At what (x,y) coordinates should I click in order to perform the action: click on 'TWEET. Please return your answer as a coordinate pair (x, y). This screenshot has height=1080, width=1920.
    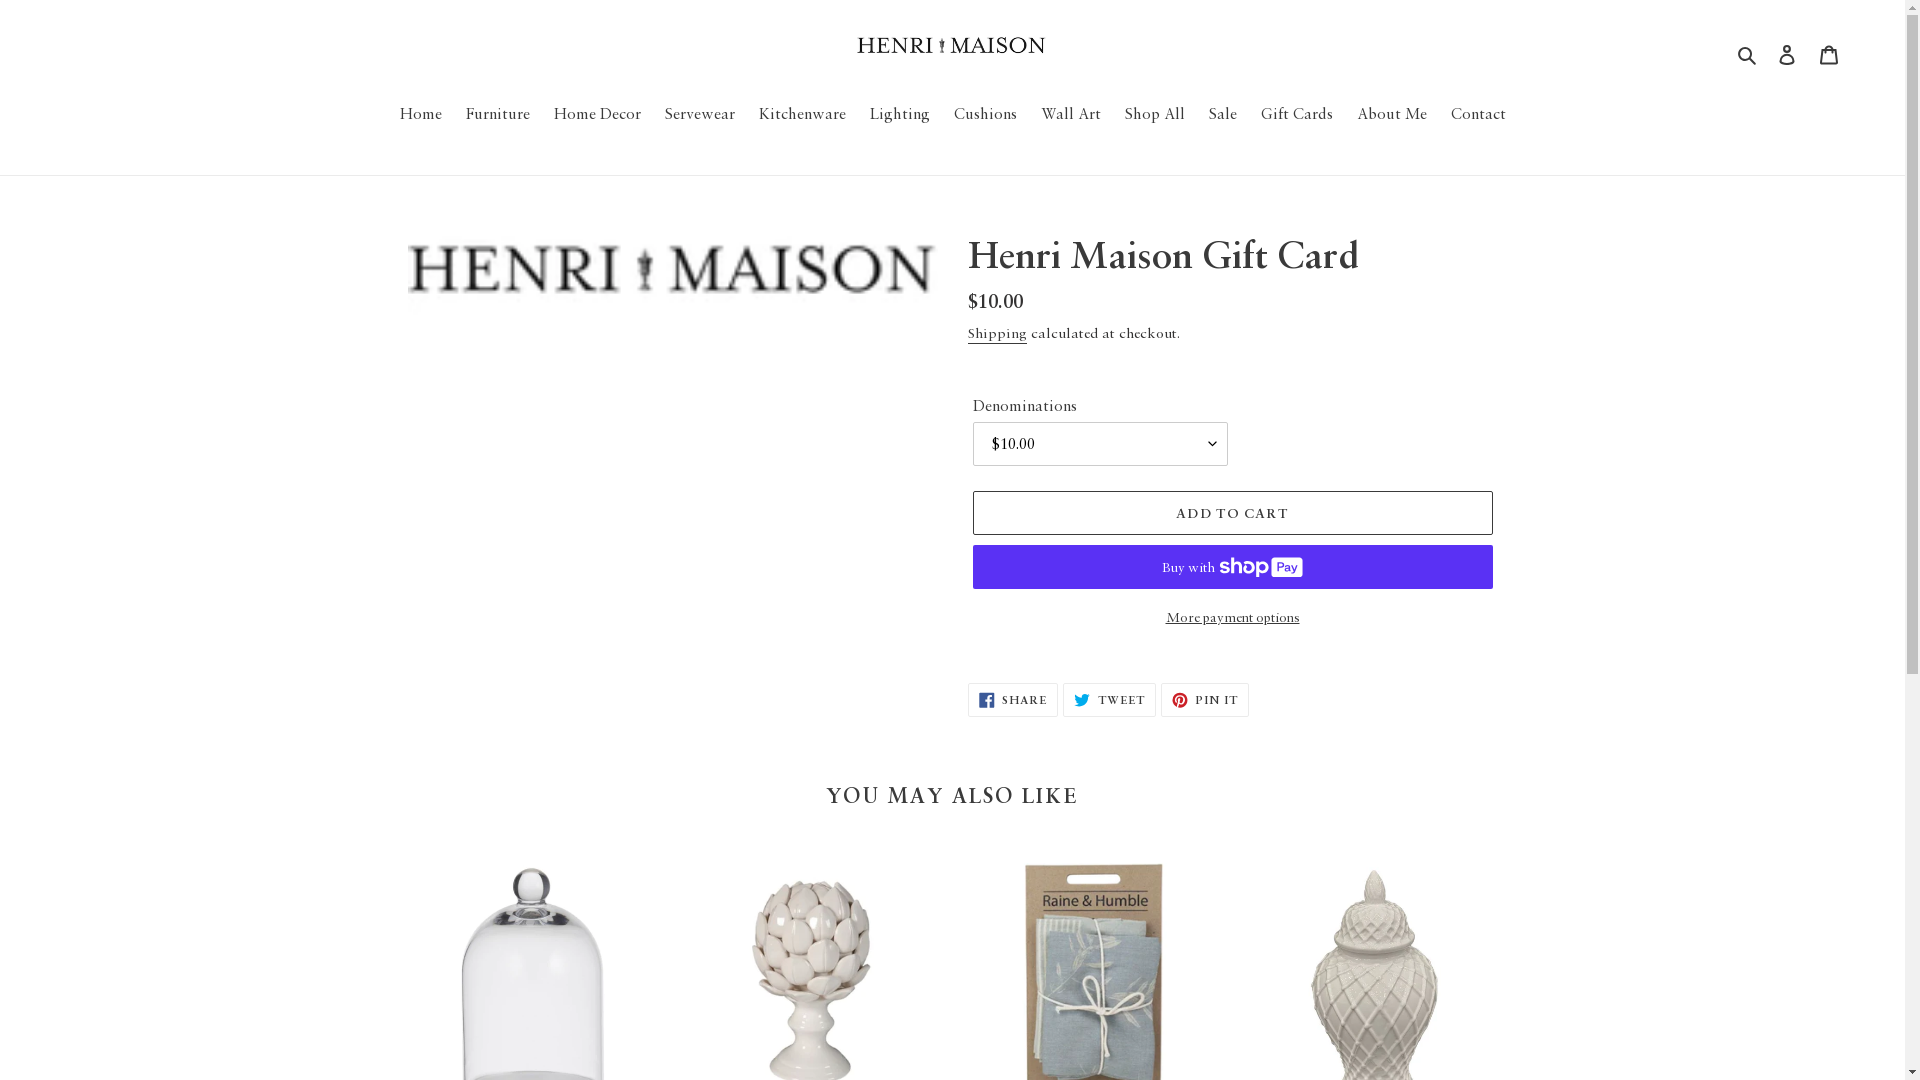
    Looking at the image, I should click on (1108, 698).